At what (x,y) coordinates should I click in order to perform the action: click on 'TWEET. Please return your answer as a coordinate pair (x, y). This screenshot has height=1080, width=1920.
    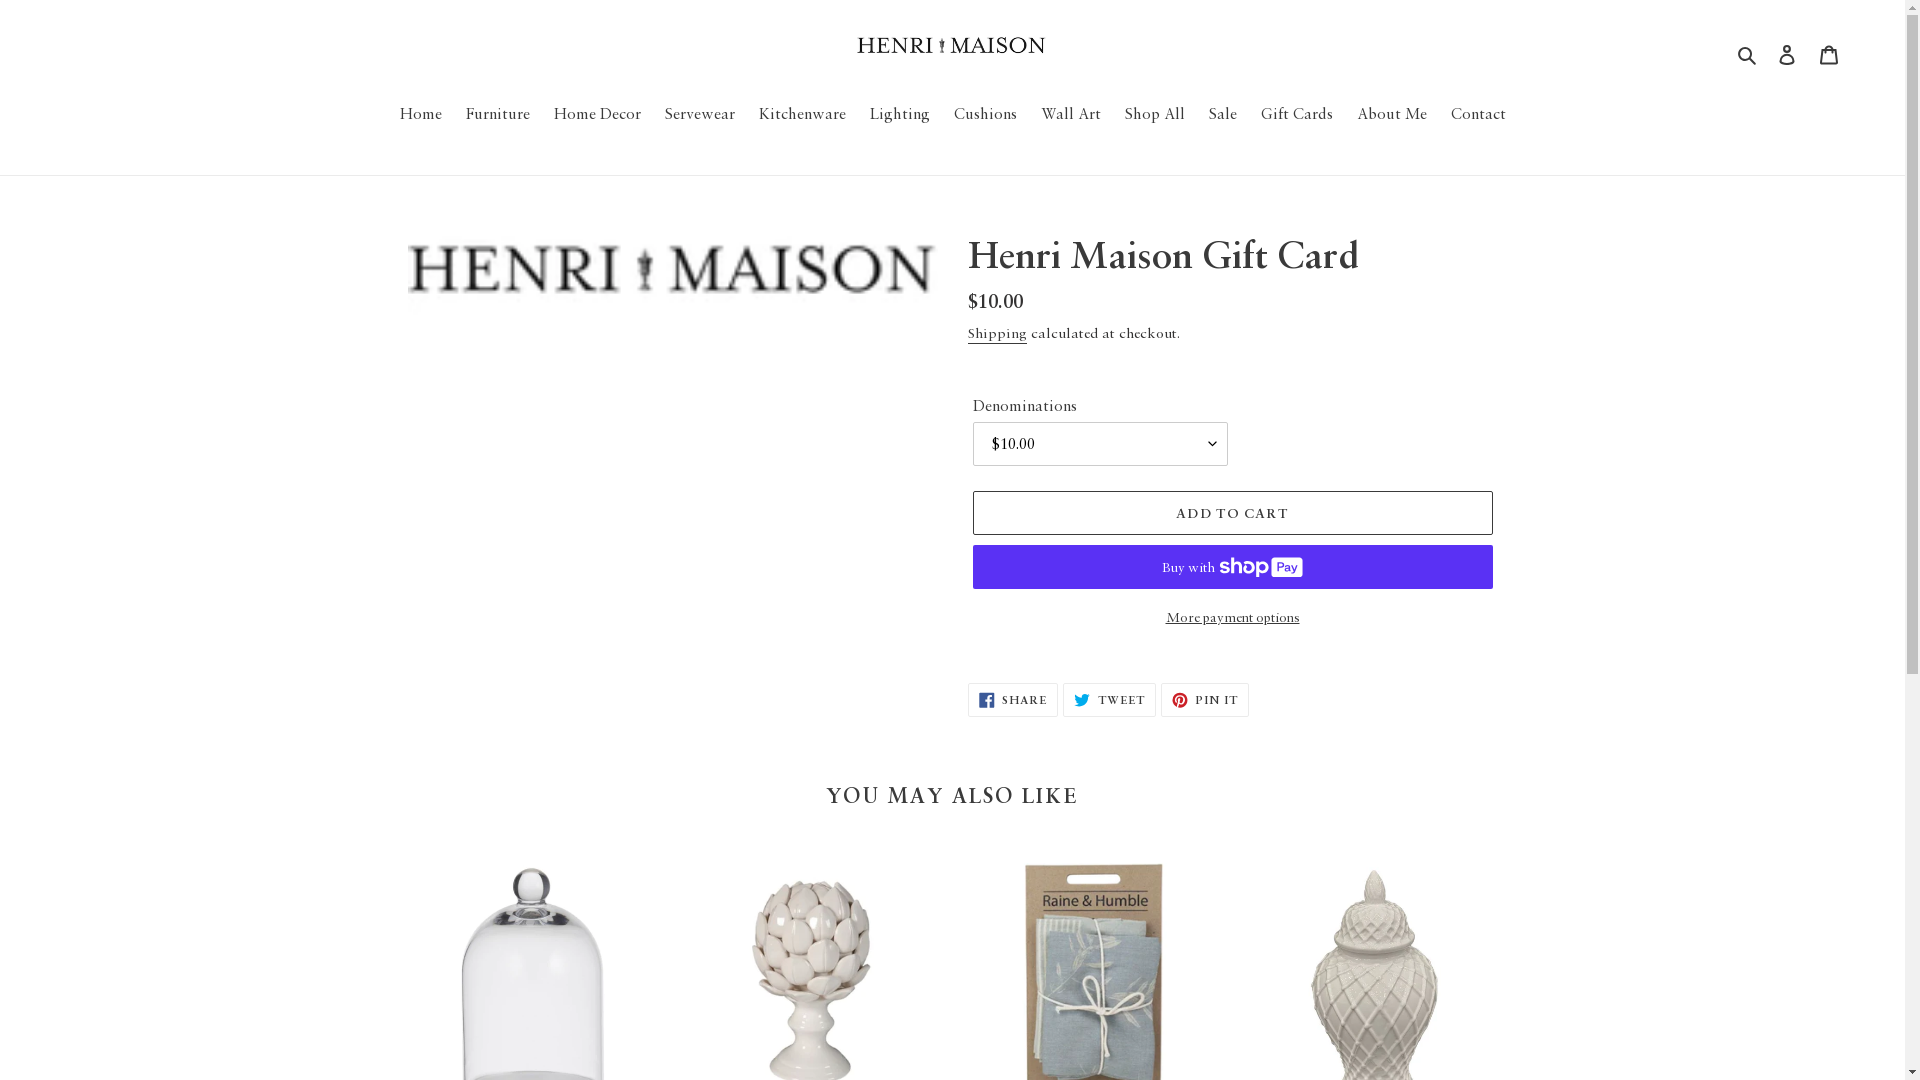
    Looking at the image, I should click on (1108, 698).